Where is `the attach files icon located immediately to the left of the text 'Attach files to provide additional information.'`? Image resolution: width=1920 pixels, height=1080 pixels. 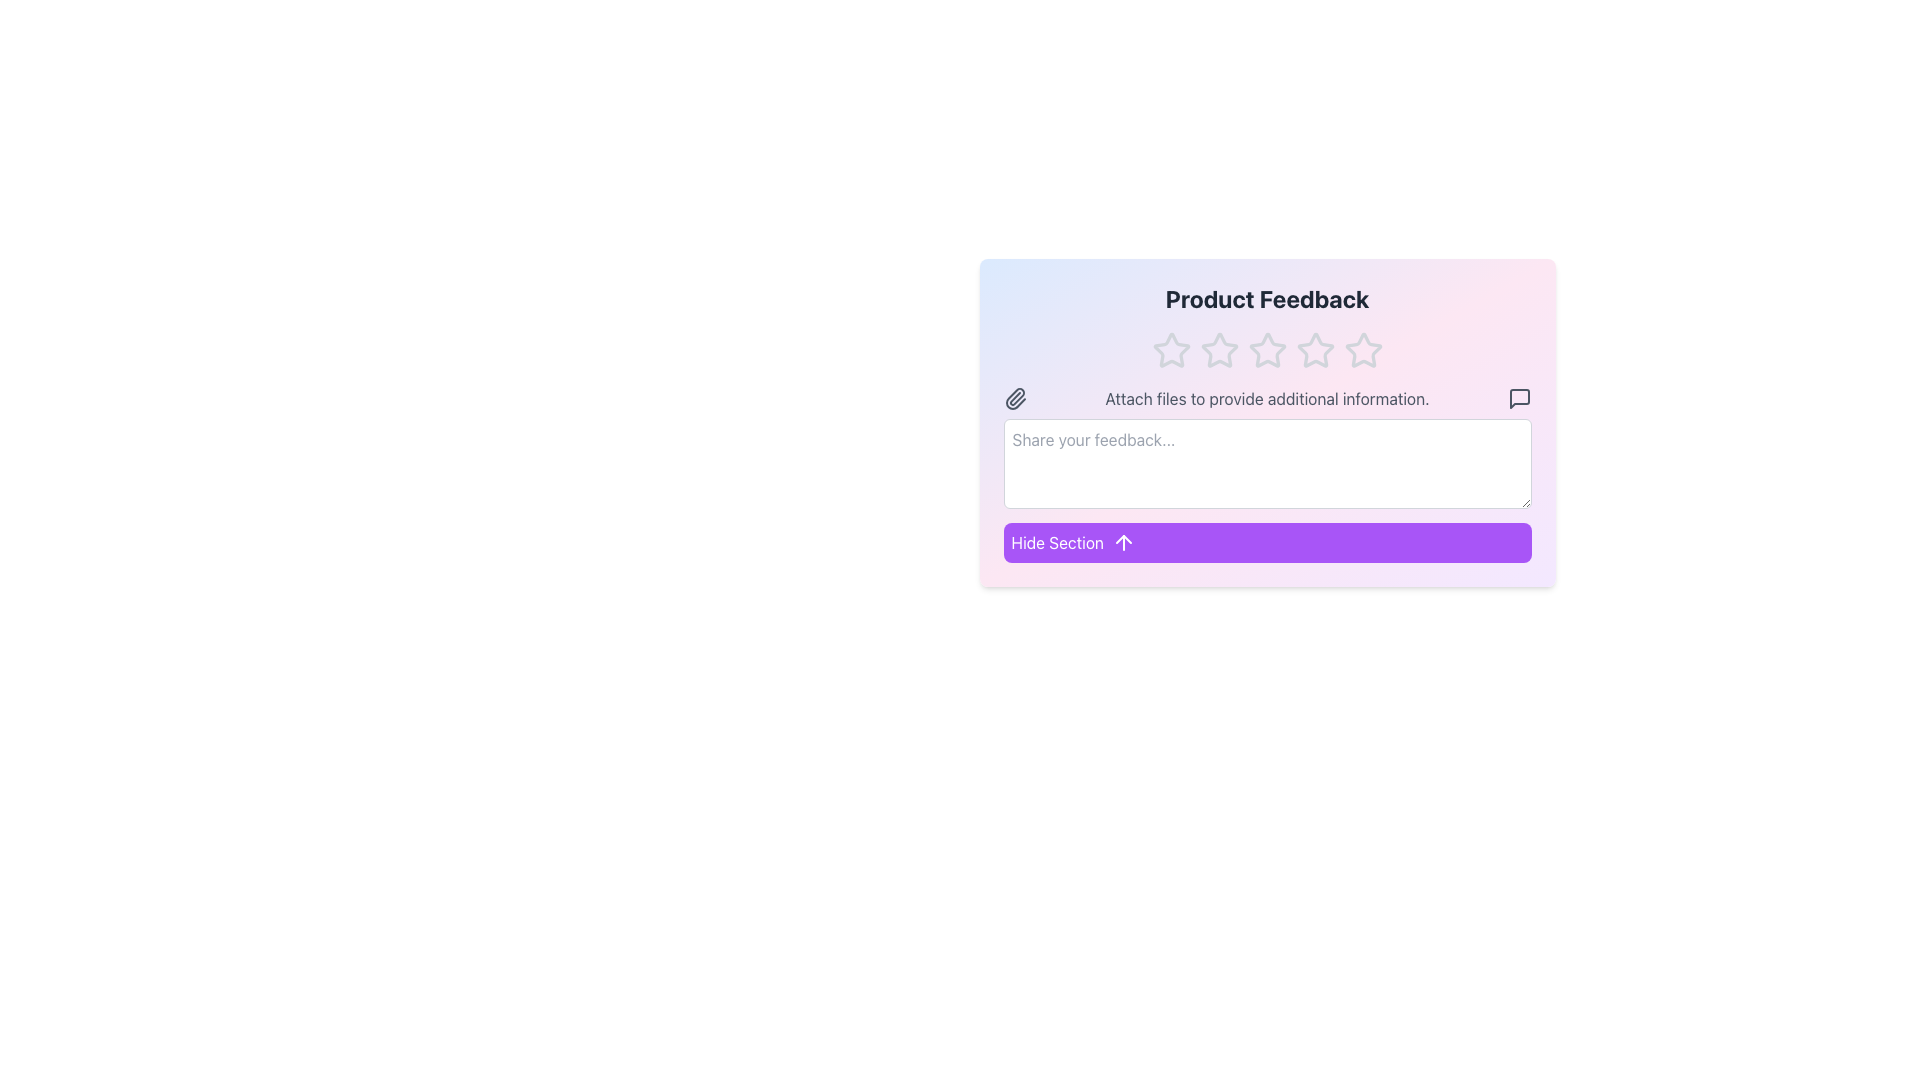 the attach files icon located immediately to the left of the text 'Attach files to provide additional information.' is located at coordinates (1015, 398).